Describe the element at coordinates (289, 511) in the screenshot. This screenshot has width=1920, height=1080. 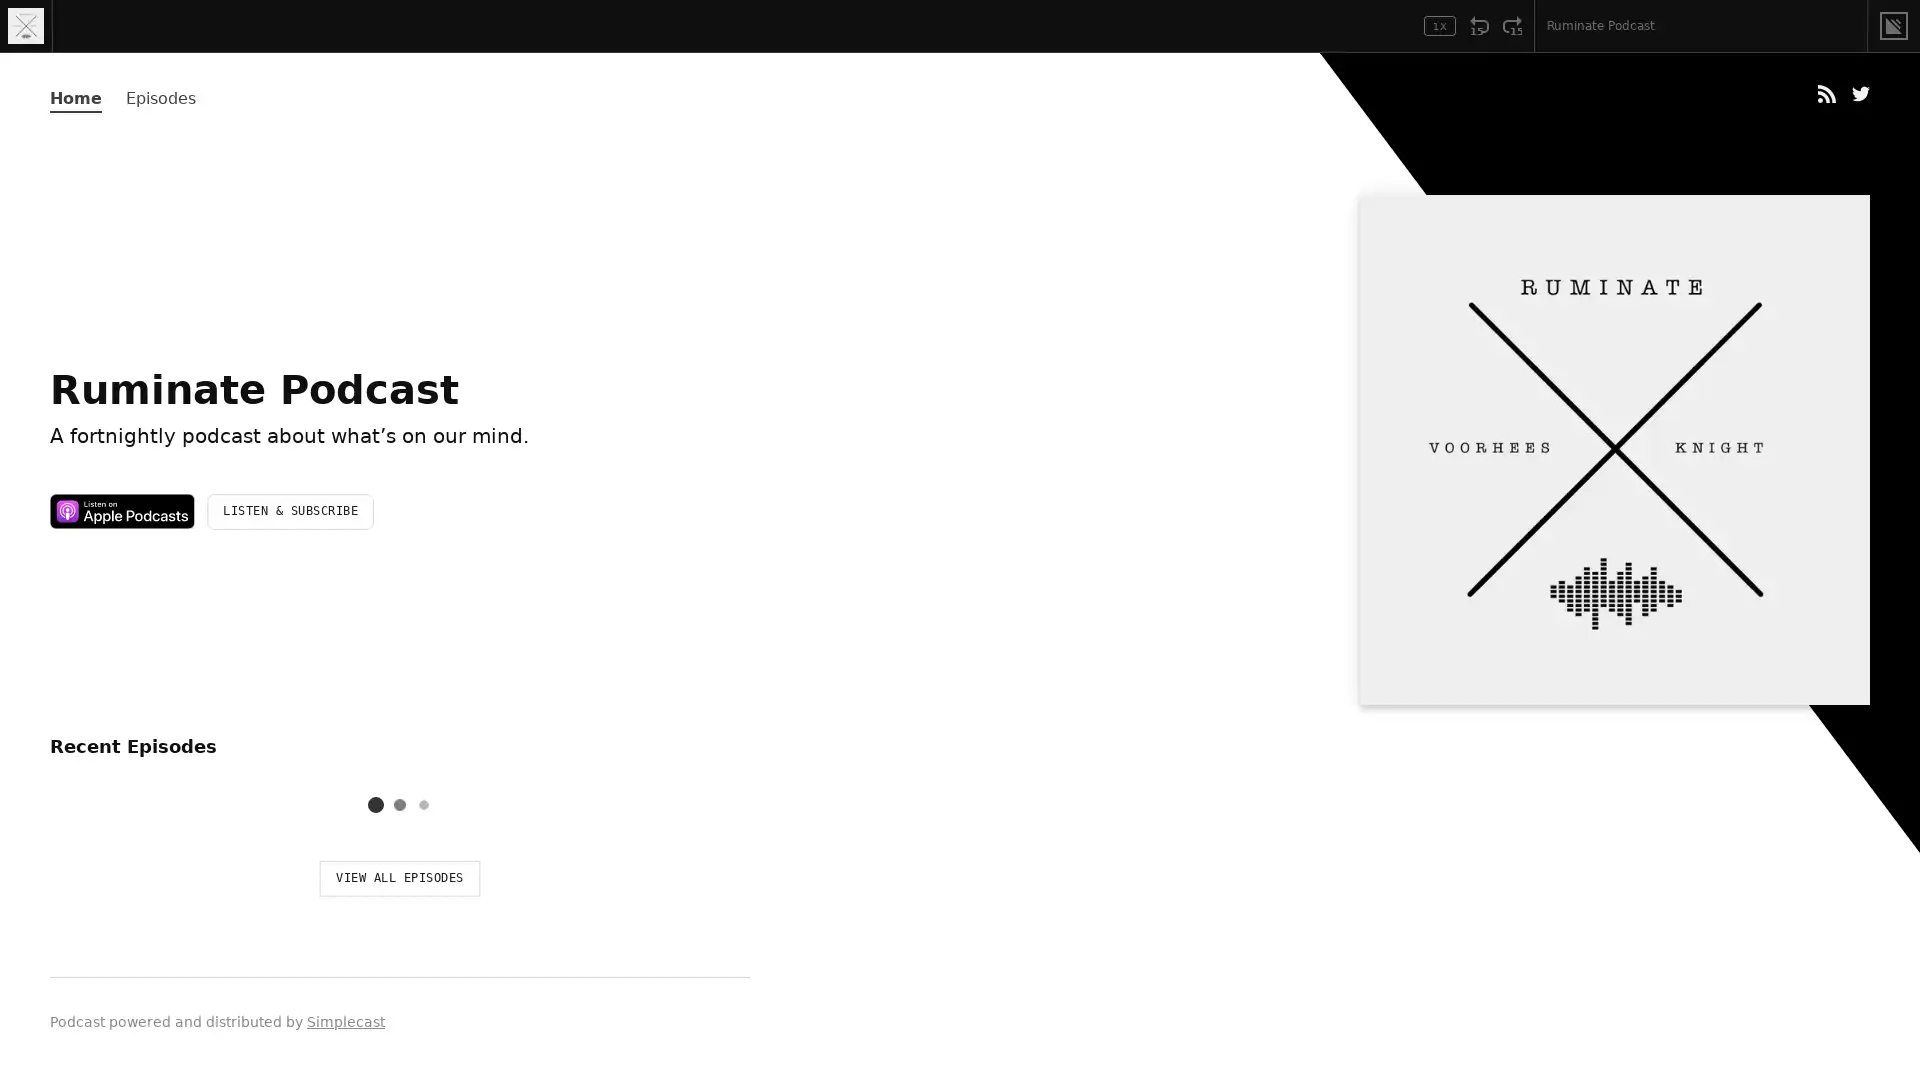
I see `LISTEN & SUBSCRIBE` at that location.